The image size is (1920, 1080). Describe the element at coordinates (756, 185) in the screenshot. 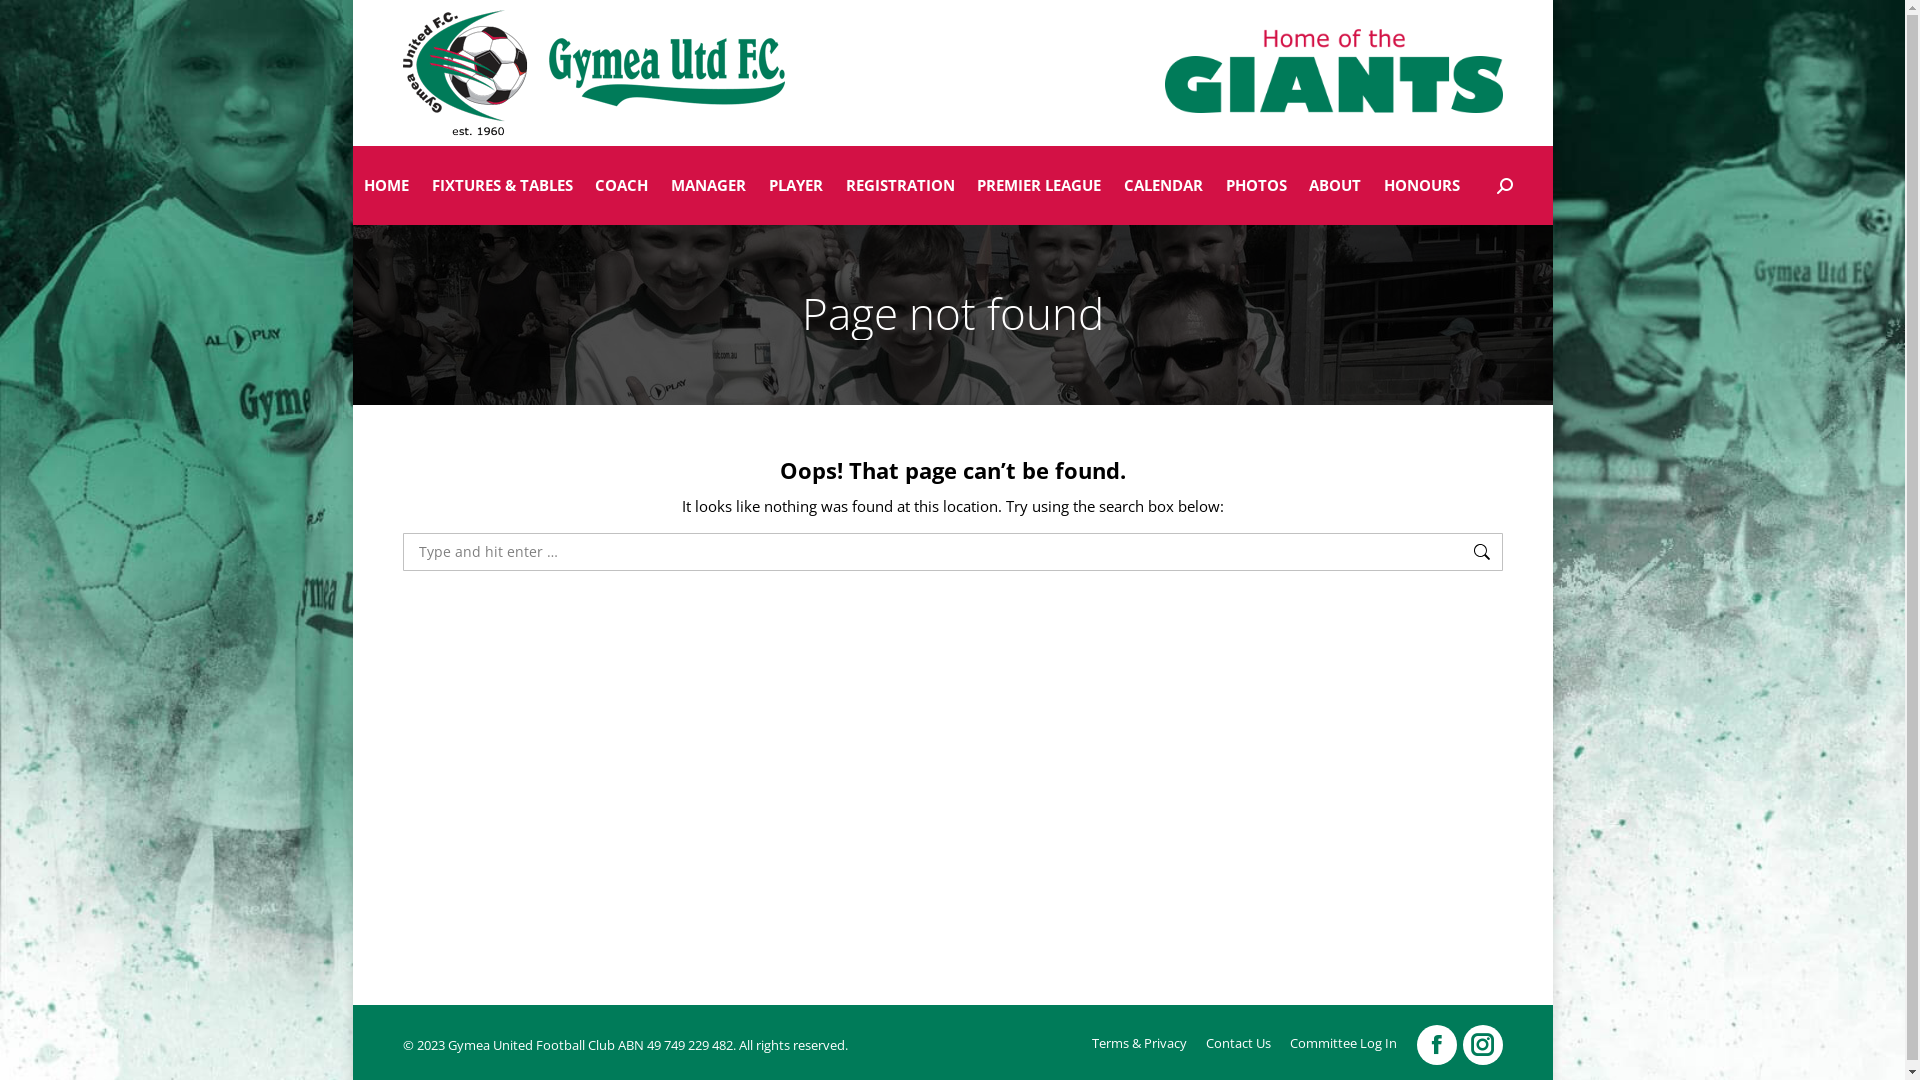

I see `'PLAYER'` at that location.